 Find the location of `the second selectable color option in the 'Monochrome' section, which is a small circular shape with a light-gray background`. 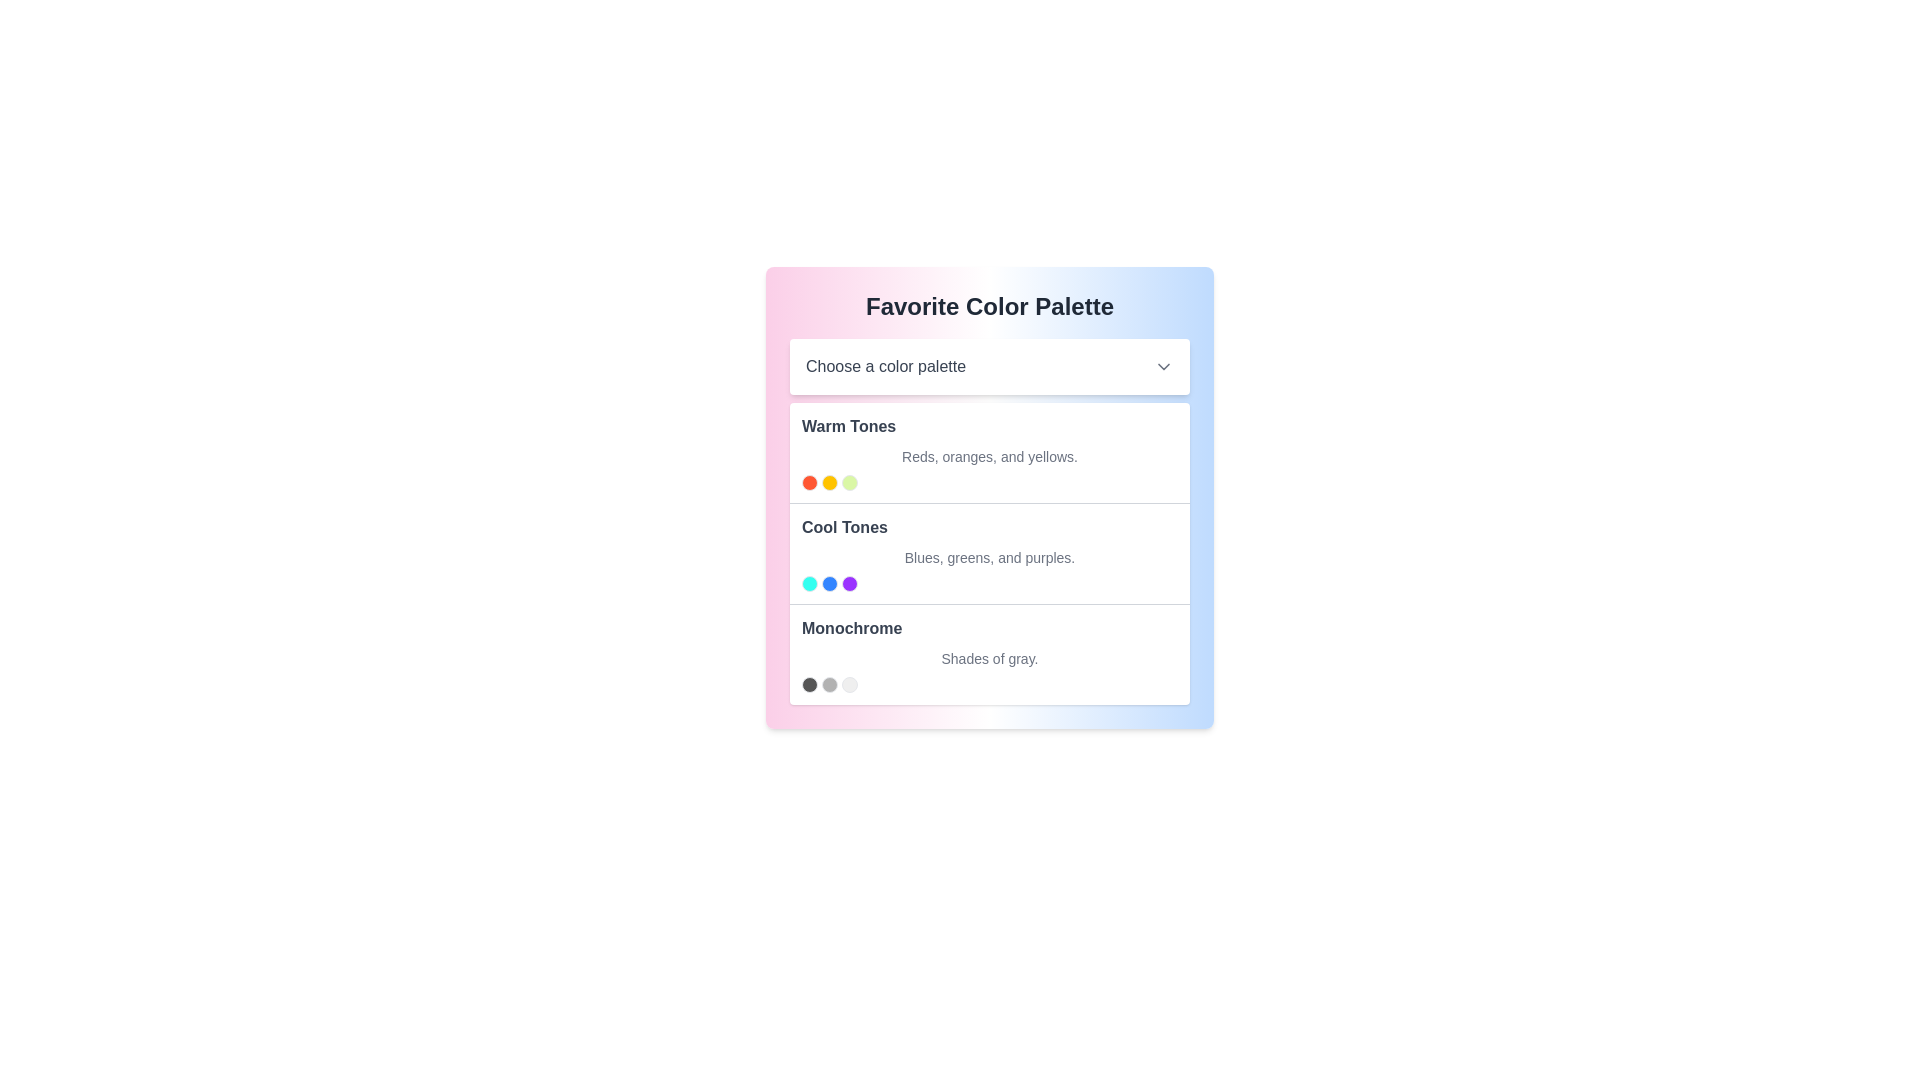

the second selectable color option in the 'Monochrome' section, which is a small circular shape with a light-gray background is located at coordinates (830, 684).